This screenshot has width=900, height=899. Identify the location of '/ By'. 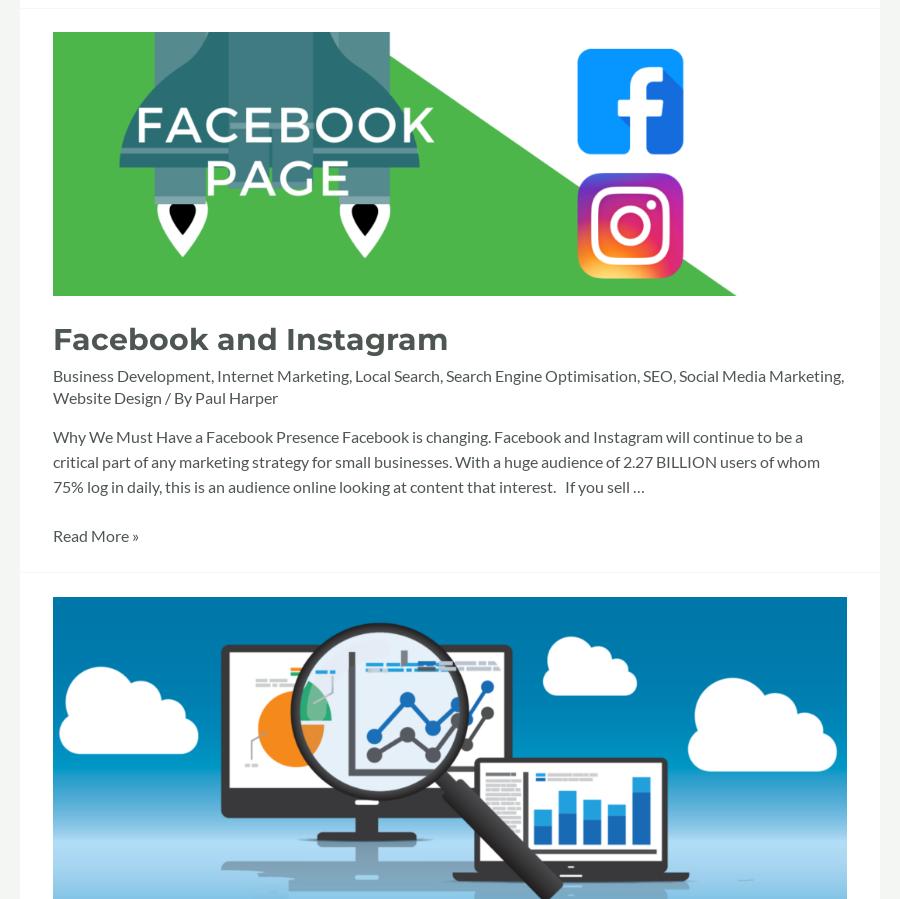
(178, 396).